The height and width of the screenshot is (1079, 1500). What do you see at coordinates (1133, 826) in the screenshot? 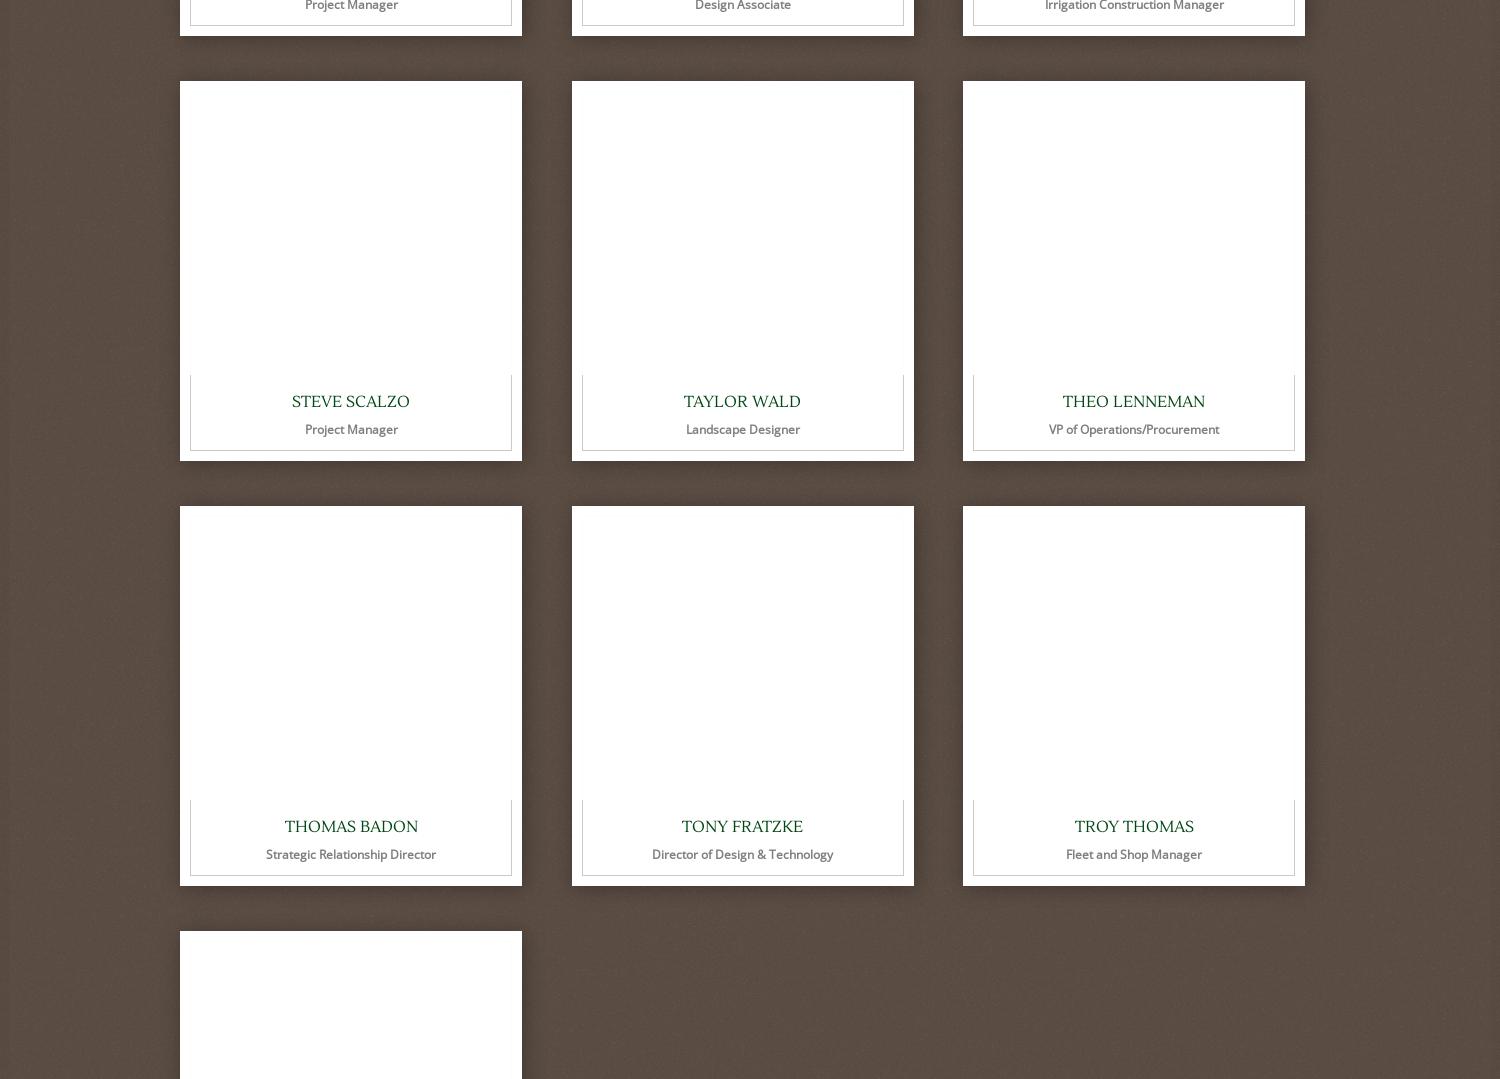
I see `'Troy Thomas'` at bounding box center [1133, 826].